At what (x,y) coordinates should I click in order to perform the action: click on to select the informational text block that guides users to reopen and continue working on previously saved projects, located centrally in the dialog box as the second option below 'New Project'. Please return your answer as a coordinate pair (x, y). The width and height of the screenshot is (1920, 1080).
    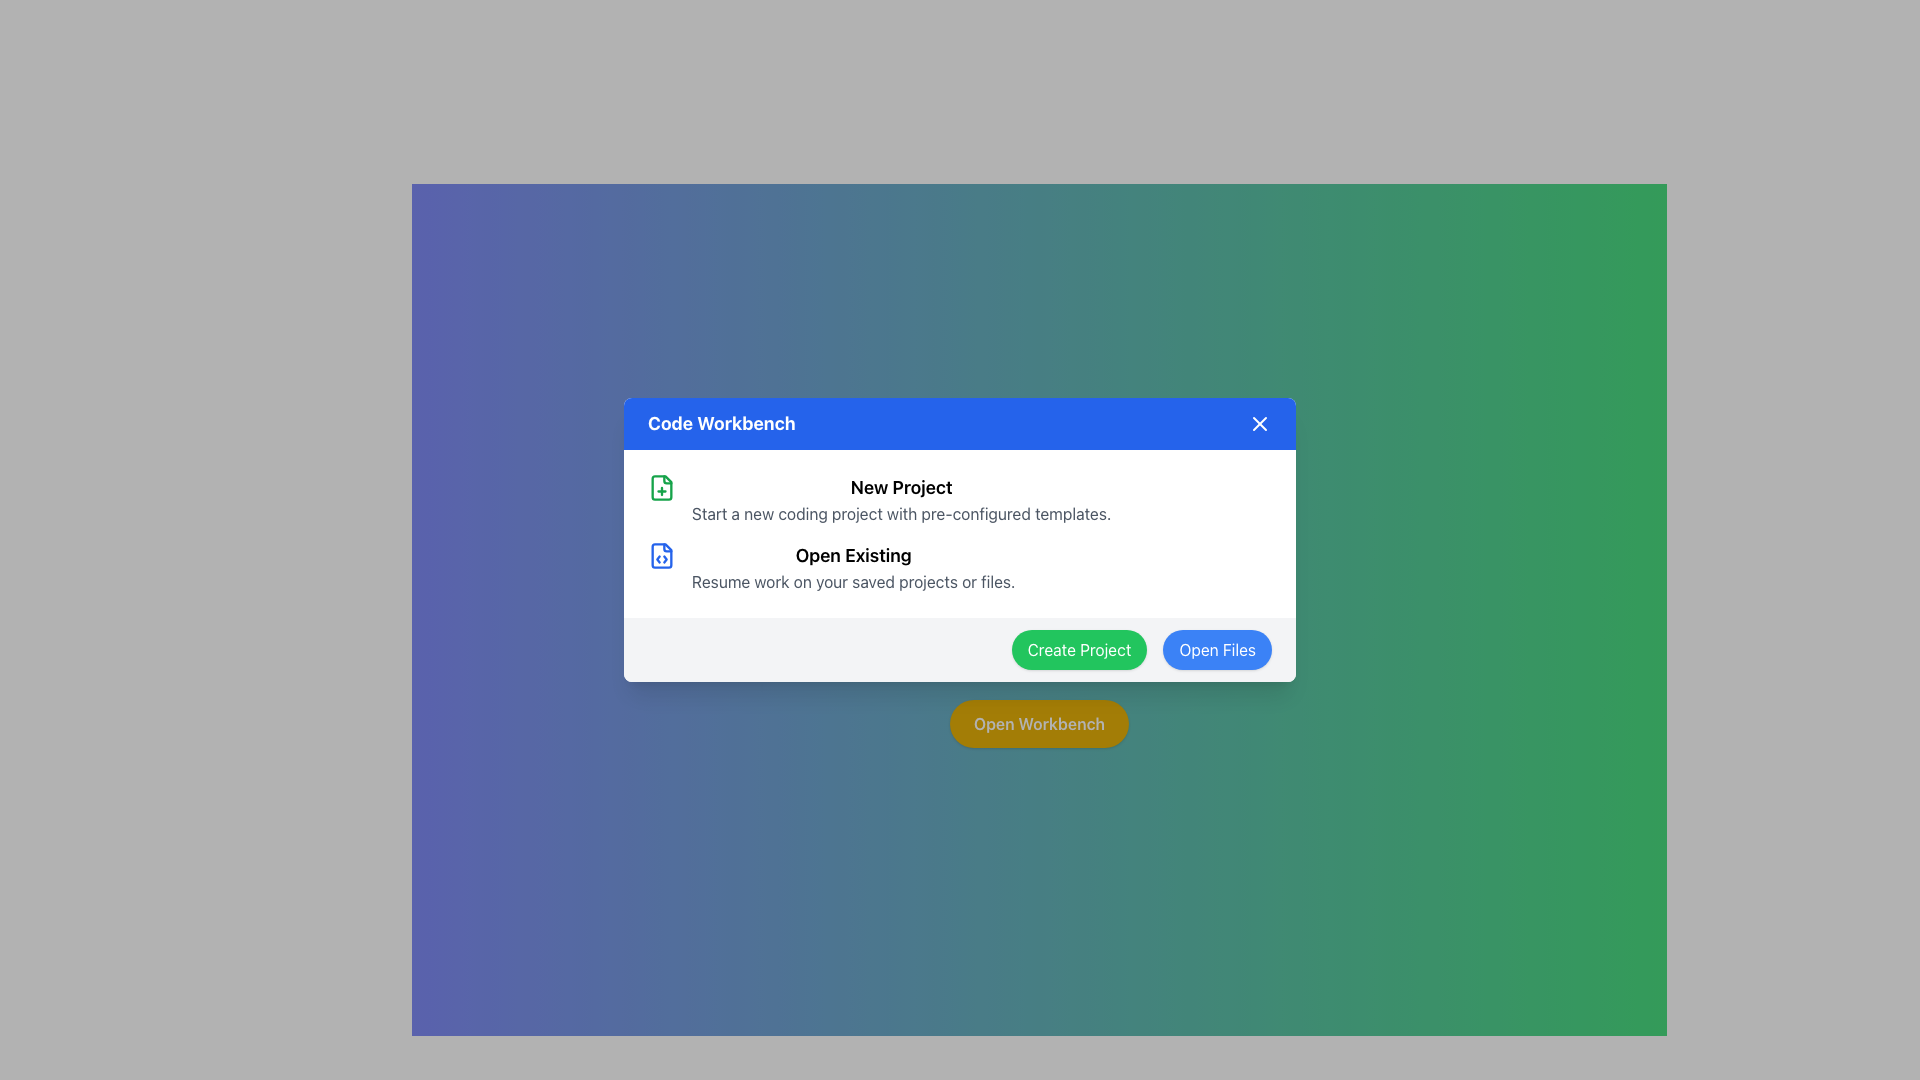
    Looking at the image, I should click on (853, 567).